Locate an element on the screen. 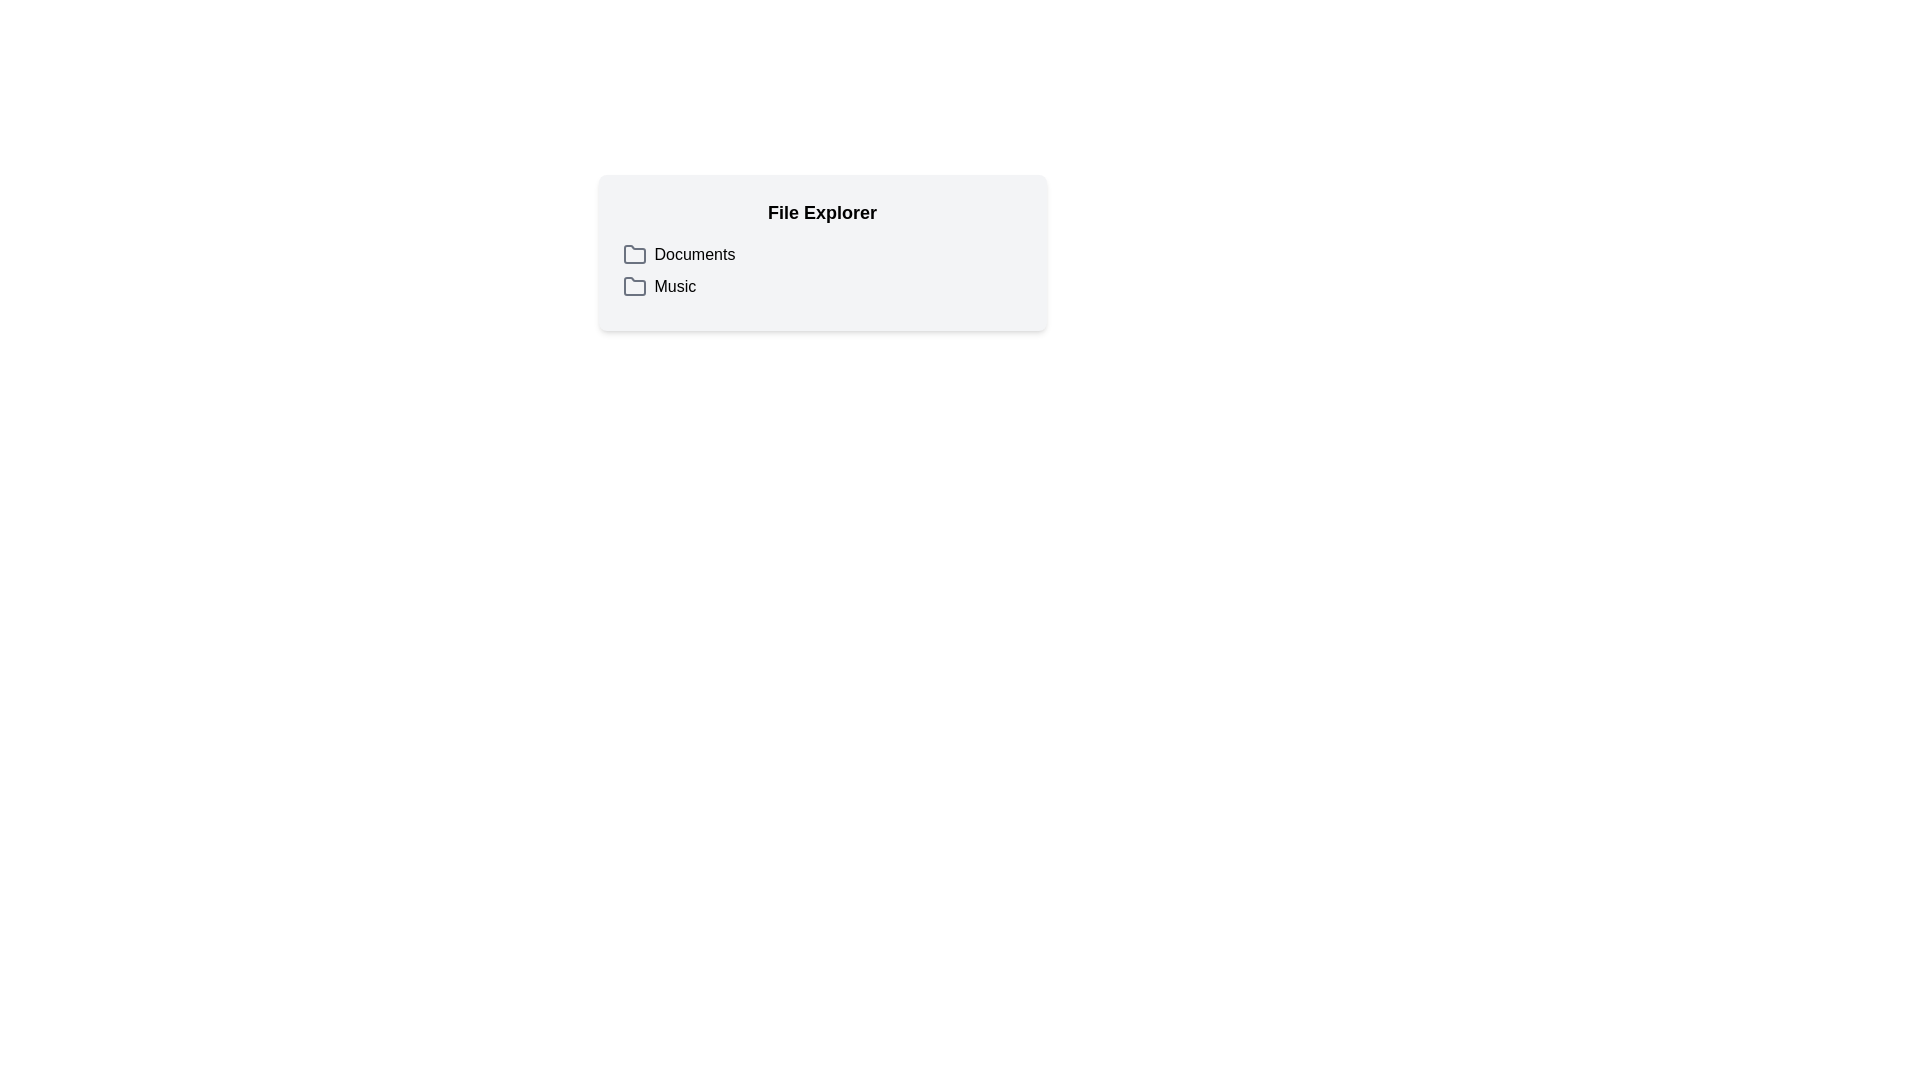 This screenshot has width=1920, height=1080. the folder icon located to the left of the 'Documents' label is located at coordinates (633, 253).